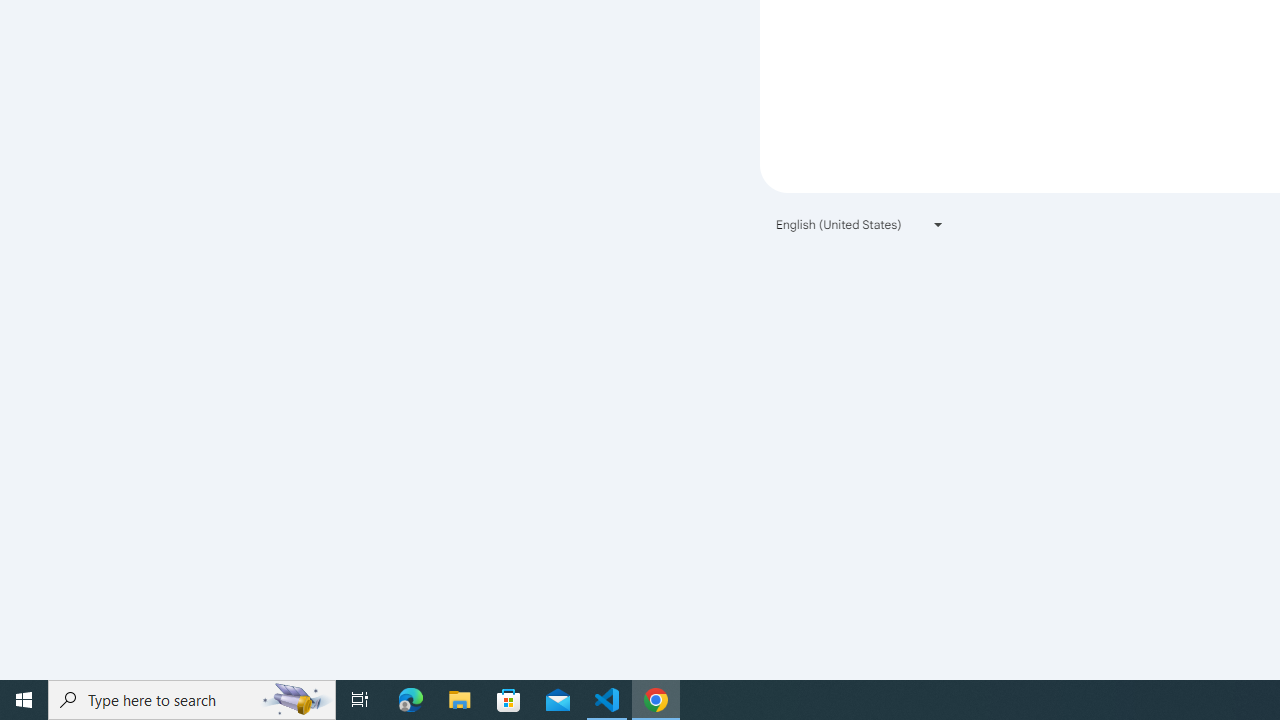 The image size is (1280, 720). I want to click on 'English (United States)', so click(860, 224).